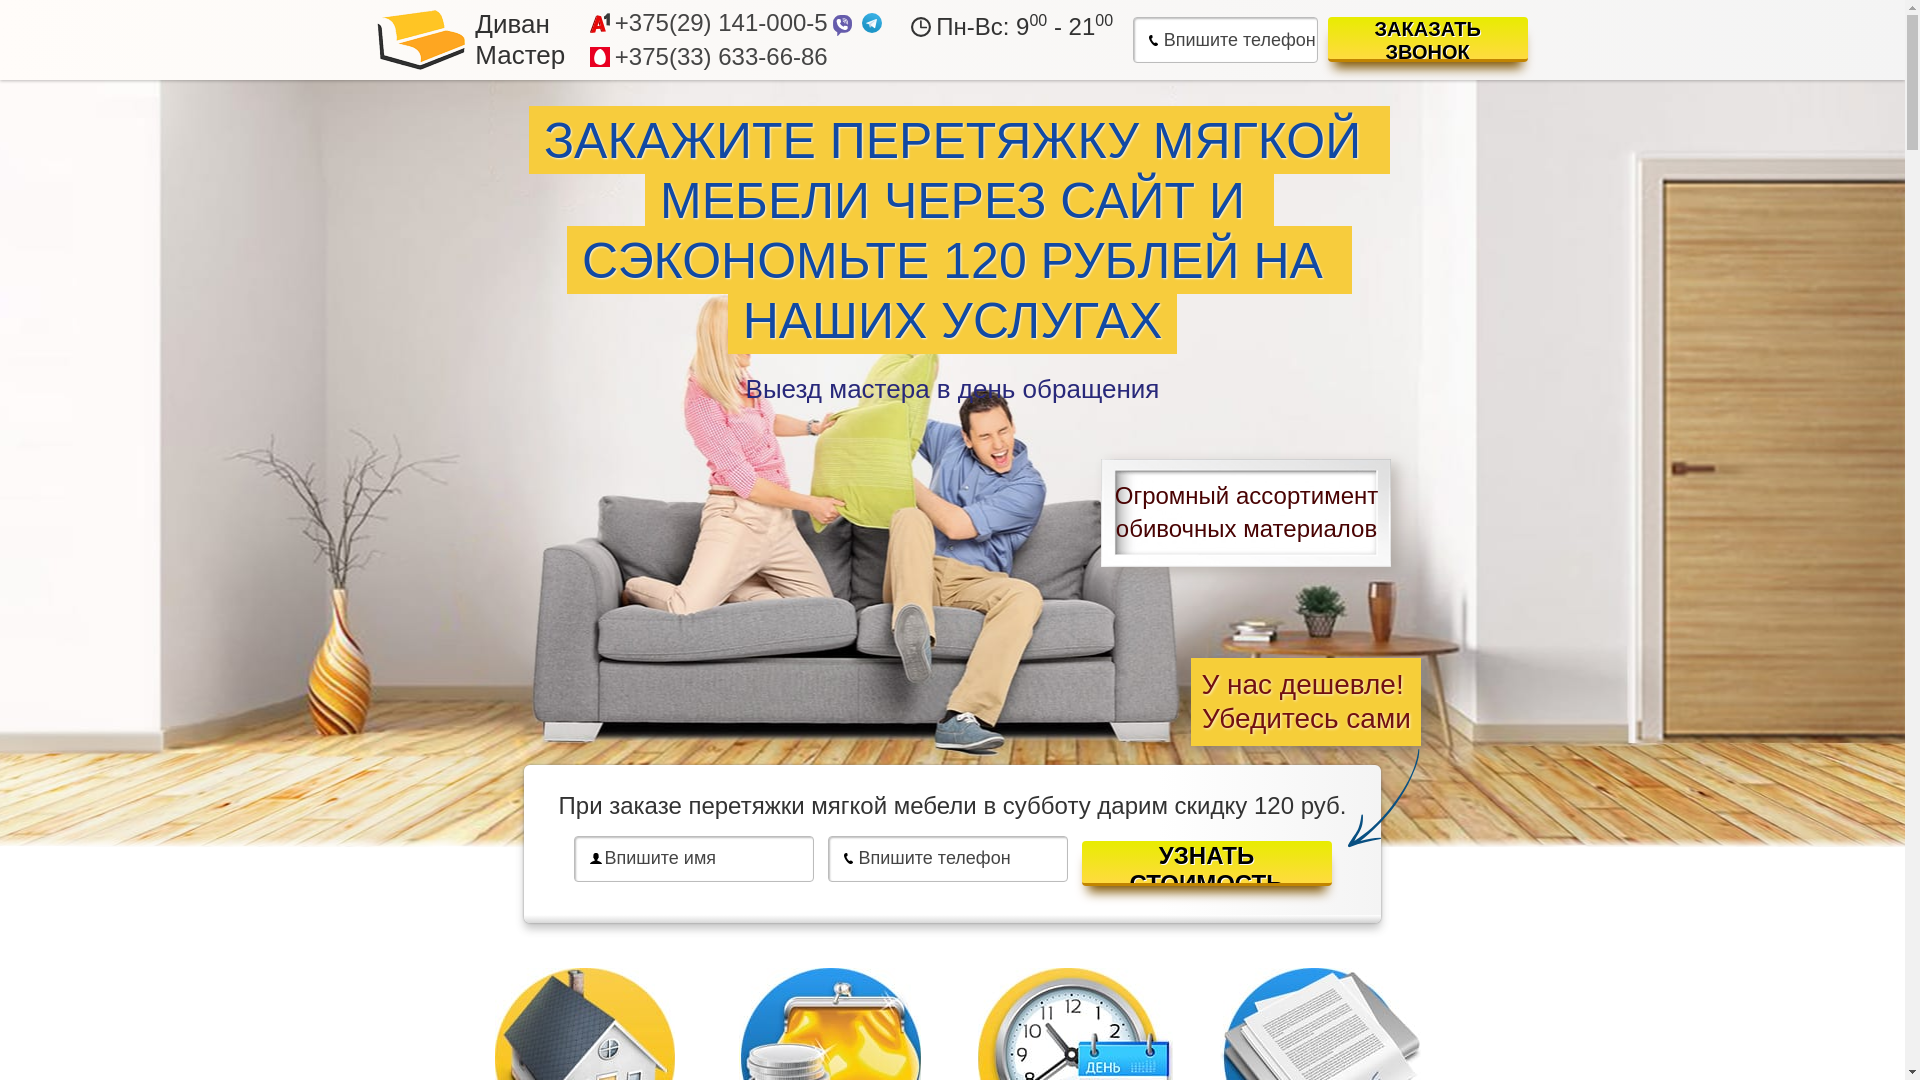 This screenshot has height=1080, width=1920. I want to click on '+375(33) 633-66-86', so click(720, 56).